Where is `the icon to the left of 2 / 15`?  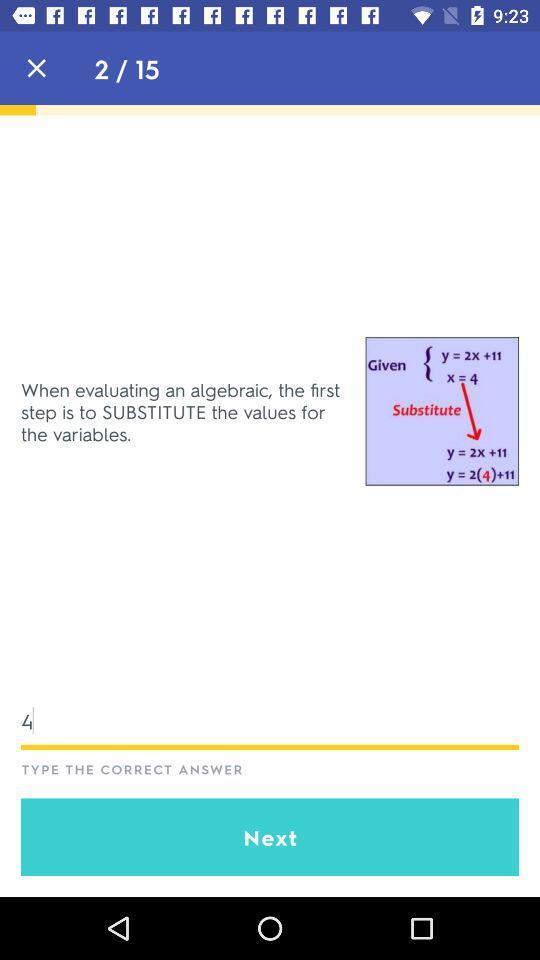
the icon to the left of 2 / 15 is located at coordinates (36, 68).